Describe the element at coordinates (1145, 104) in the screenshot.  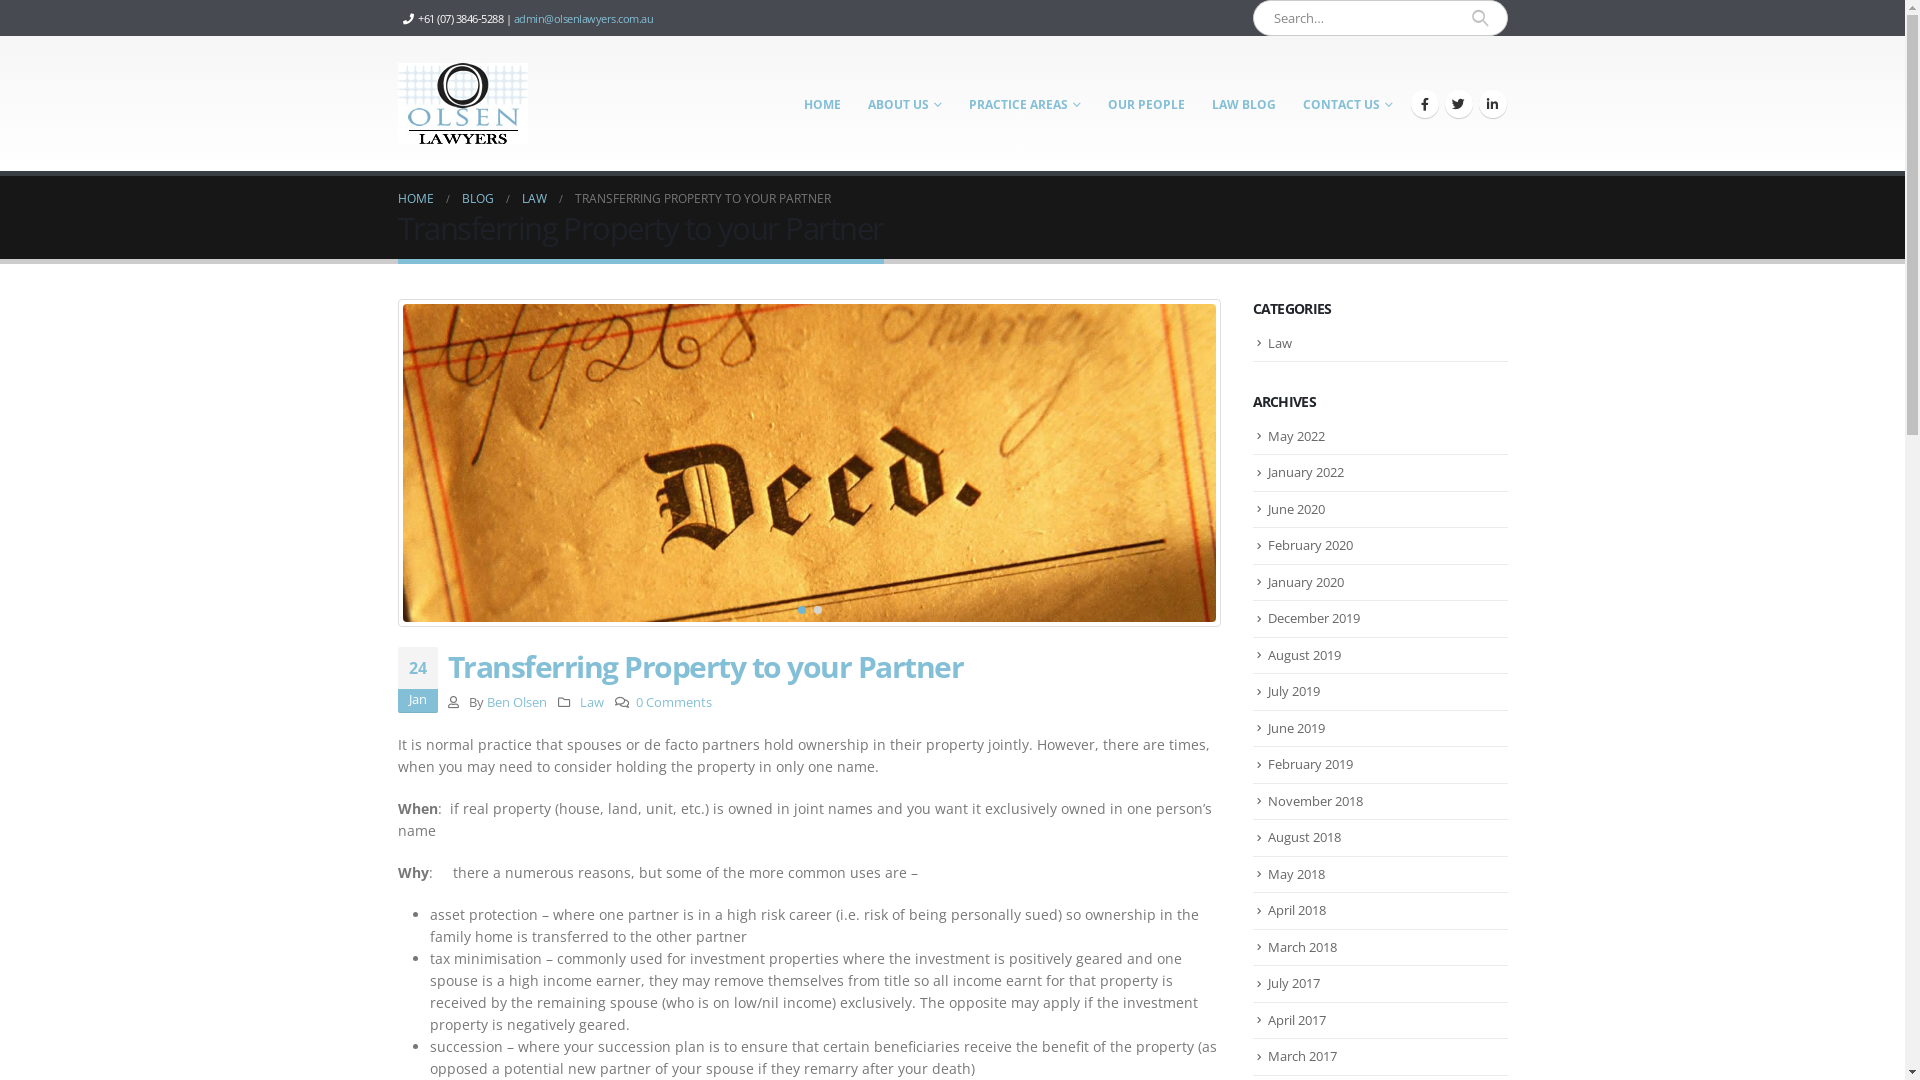
I see `'OUR PEOPLE'` at that location.